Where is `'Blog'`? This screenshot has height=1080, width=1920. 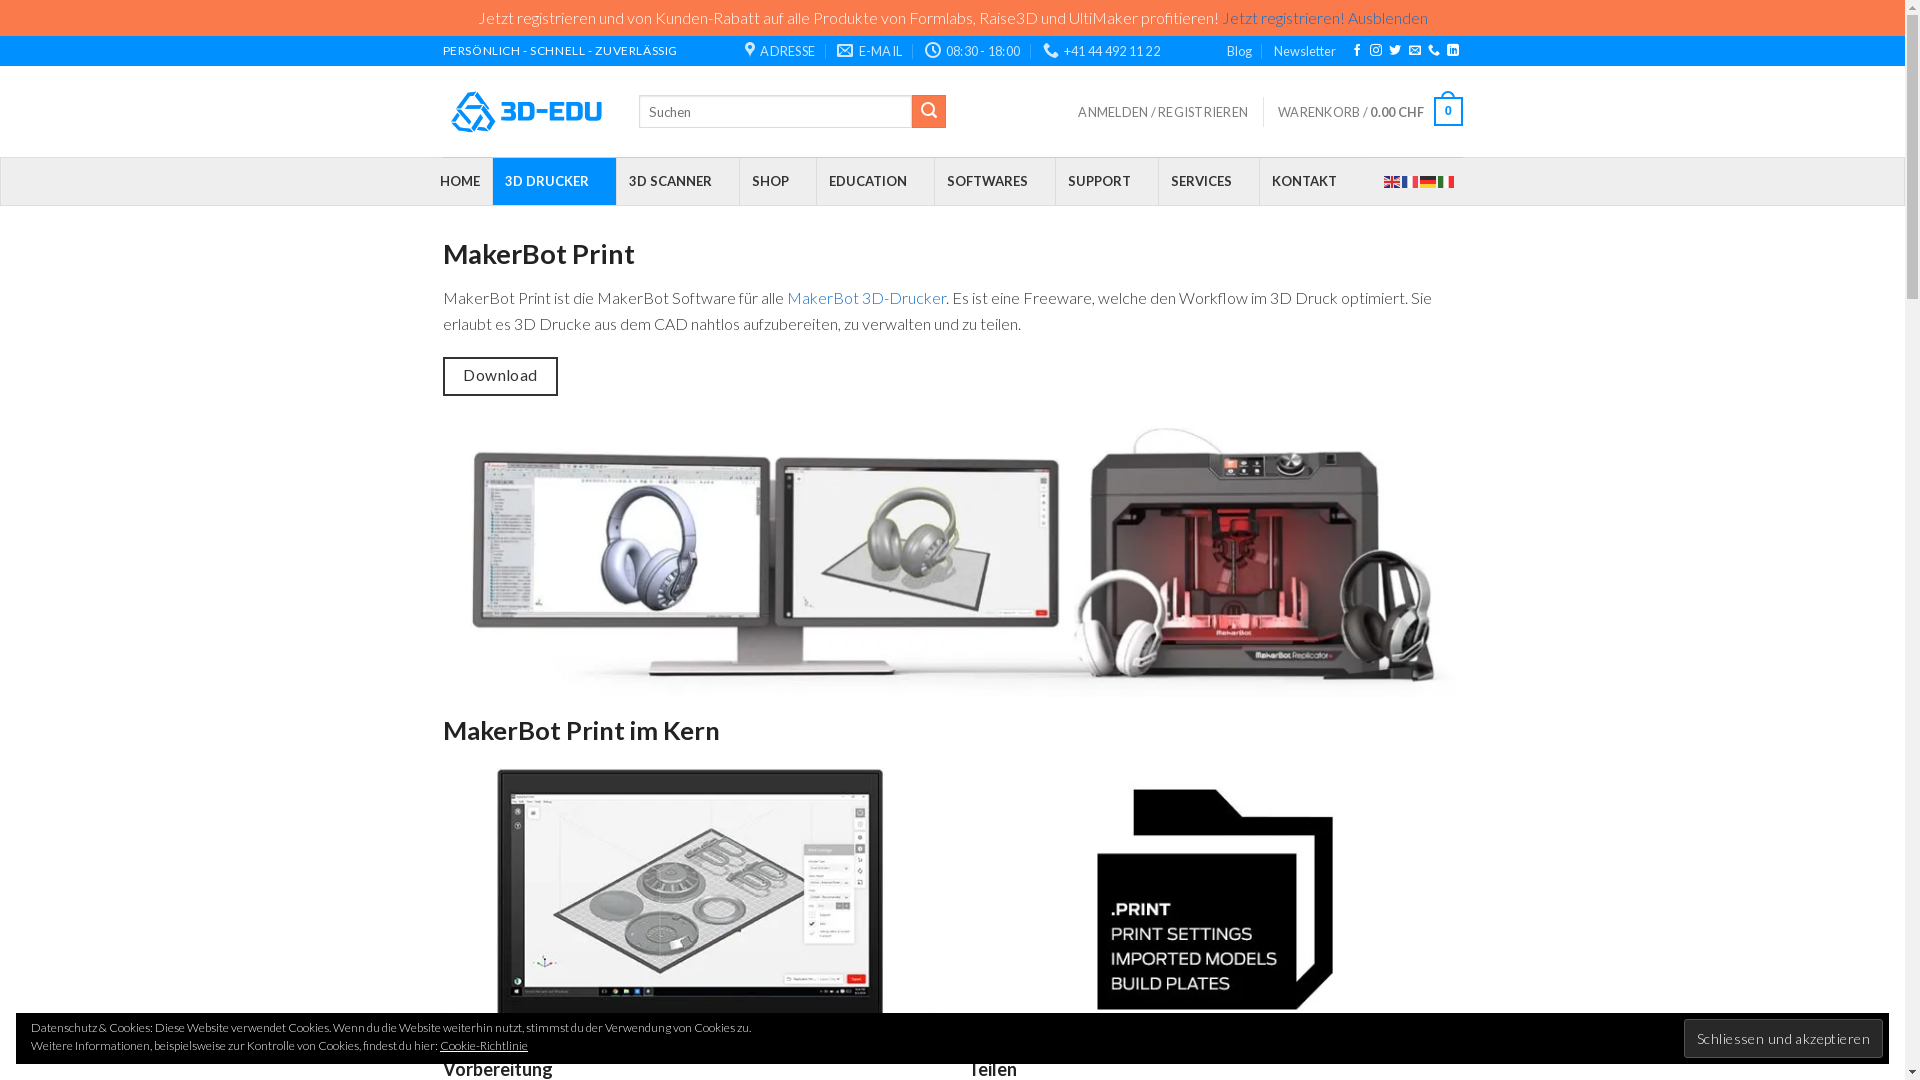
'Blog' is located at coordinates (1238, 49).